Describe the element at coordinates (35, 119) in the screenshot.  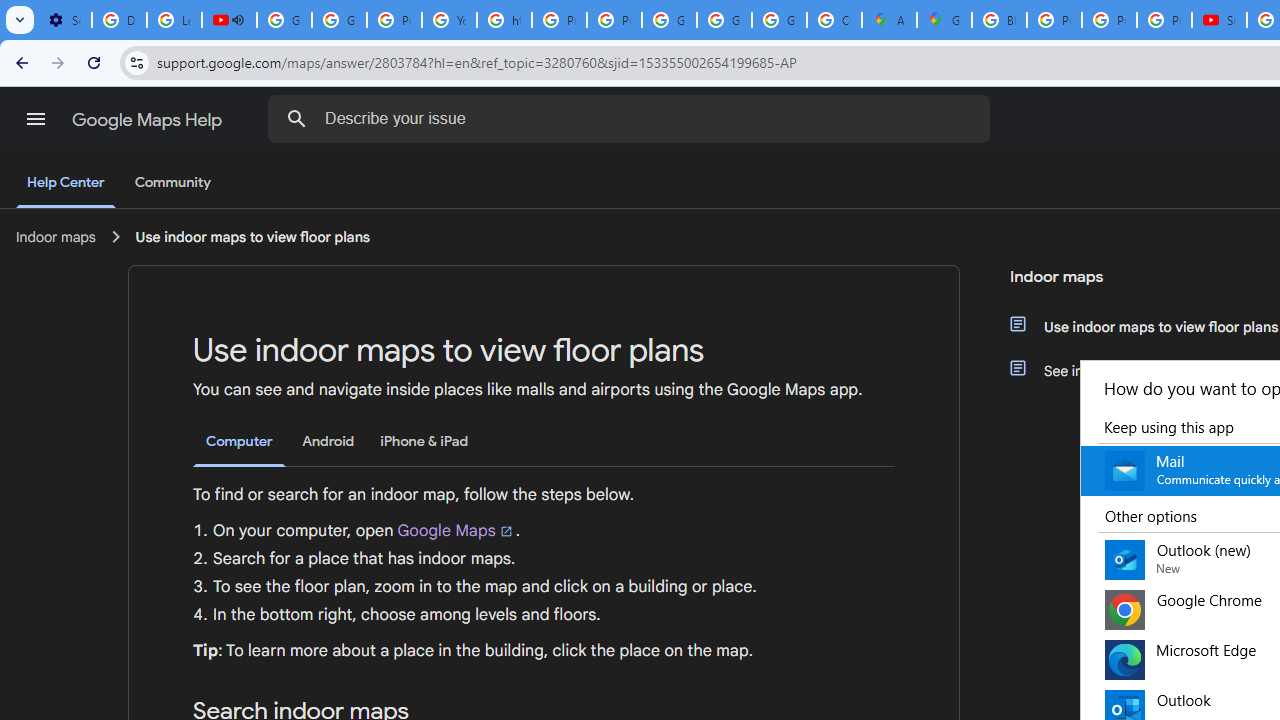
I see `'Main menu'` at that location.